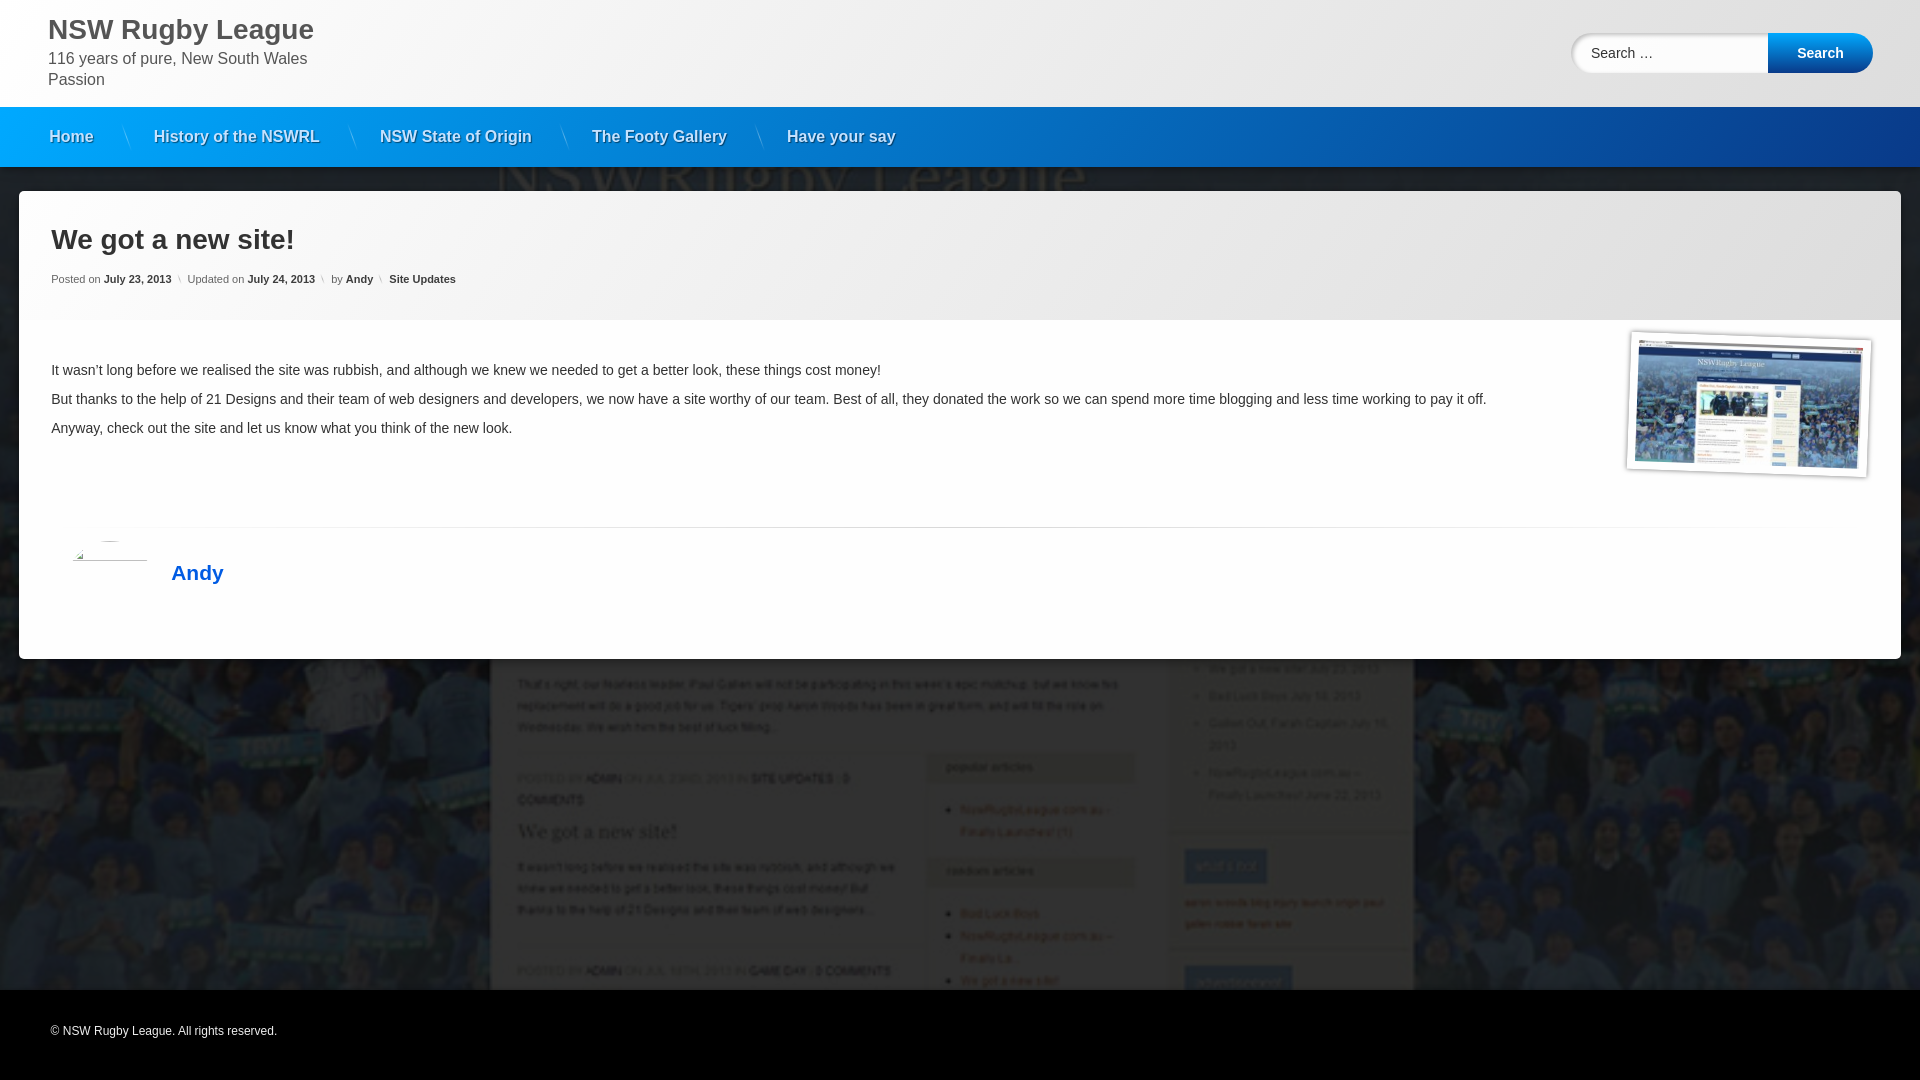 The width and height of the screenshot is (1920, 1080). I want to click on 'The Footy Gallery', so click(659, 136).